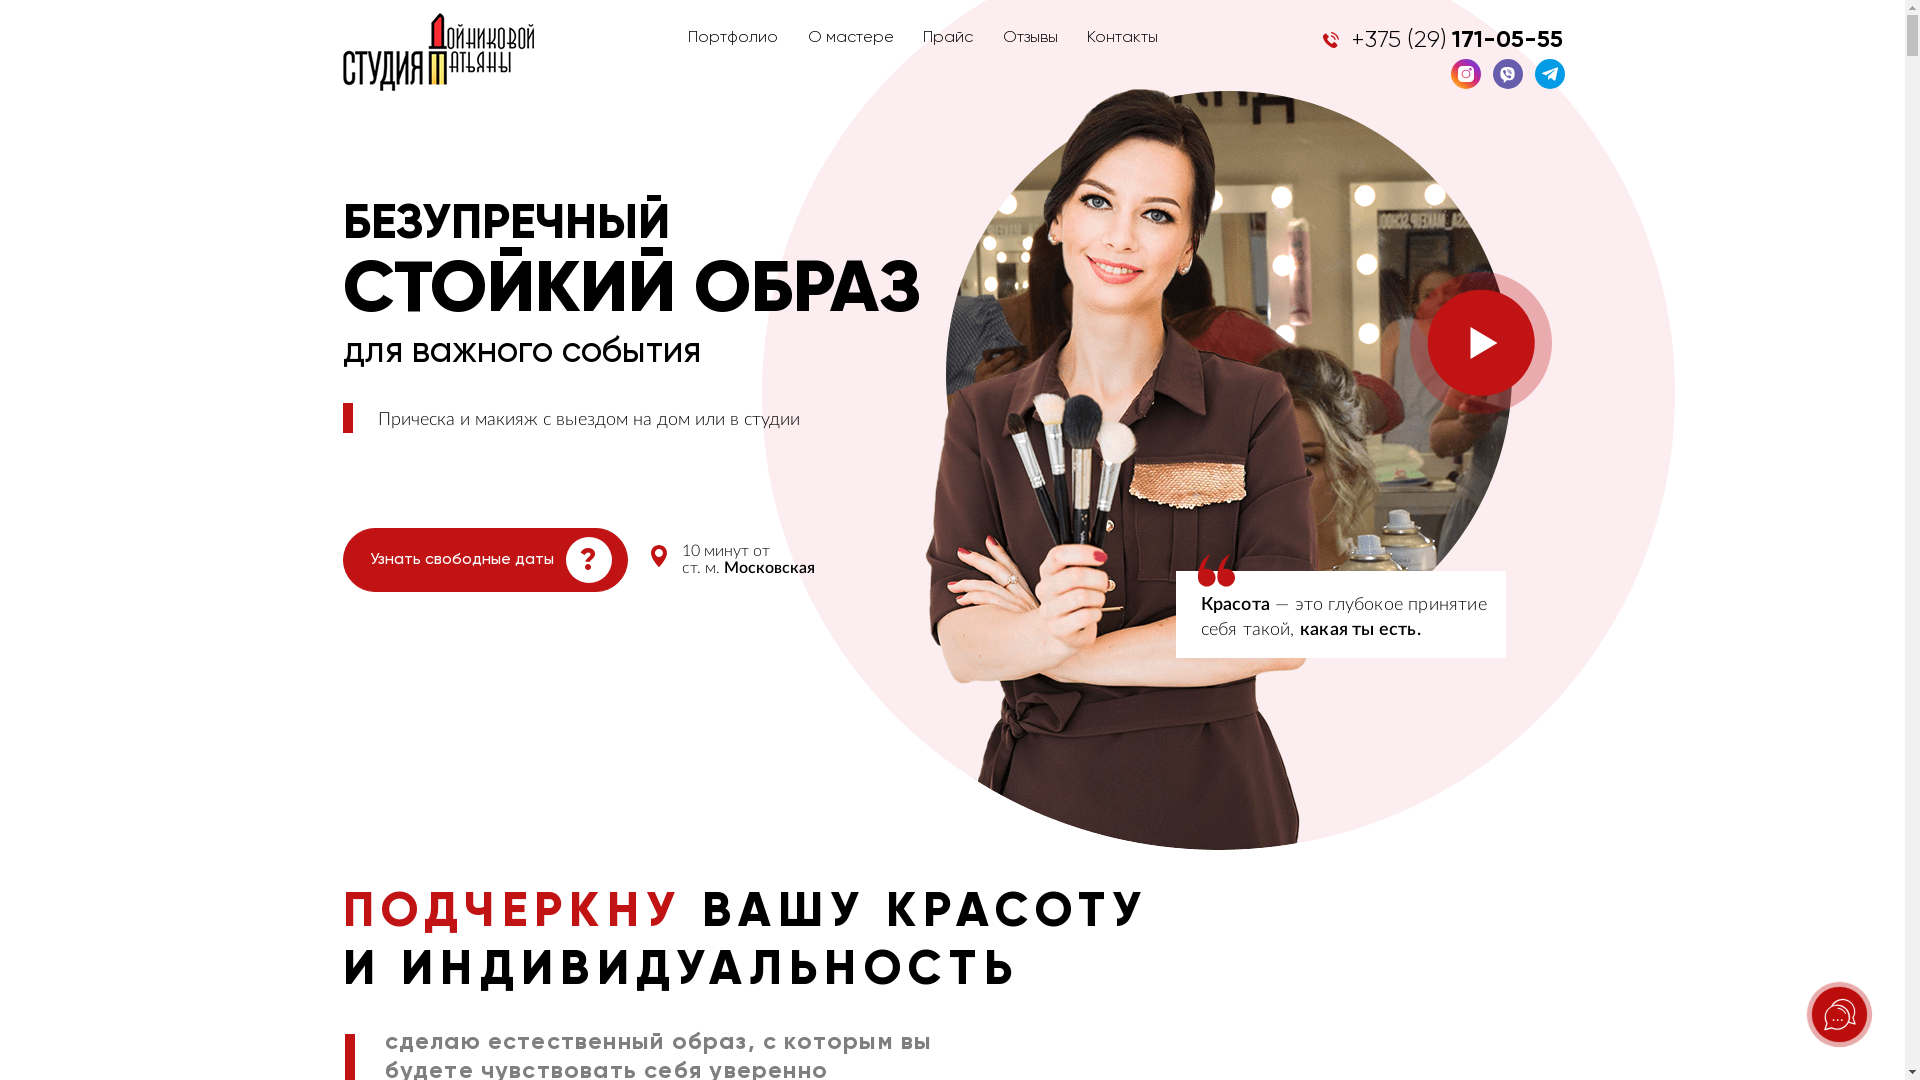 Image resolution: width=1920 pixels, height=1080 pixels. I want to click on 'Telegram', so click(1548, 72).